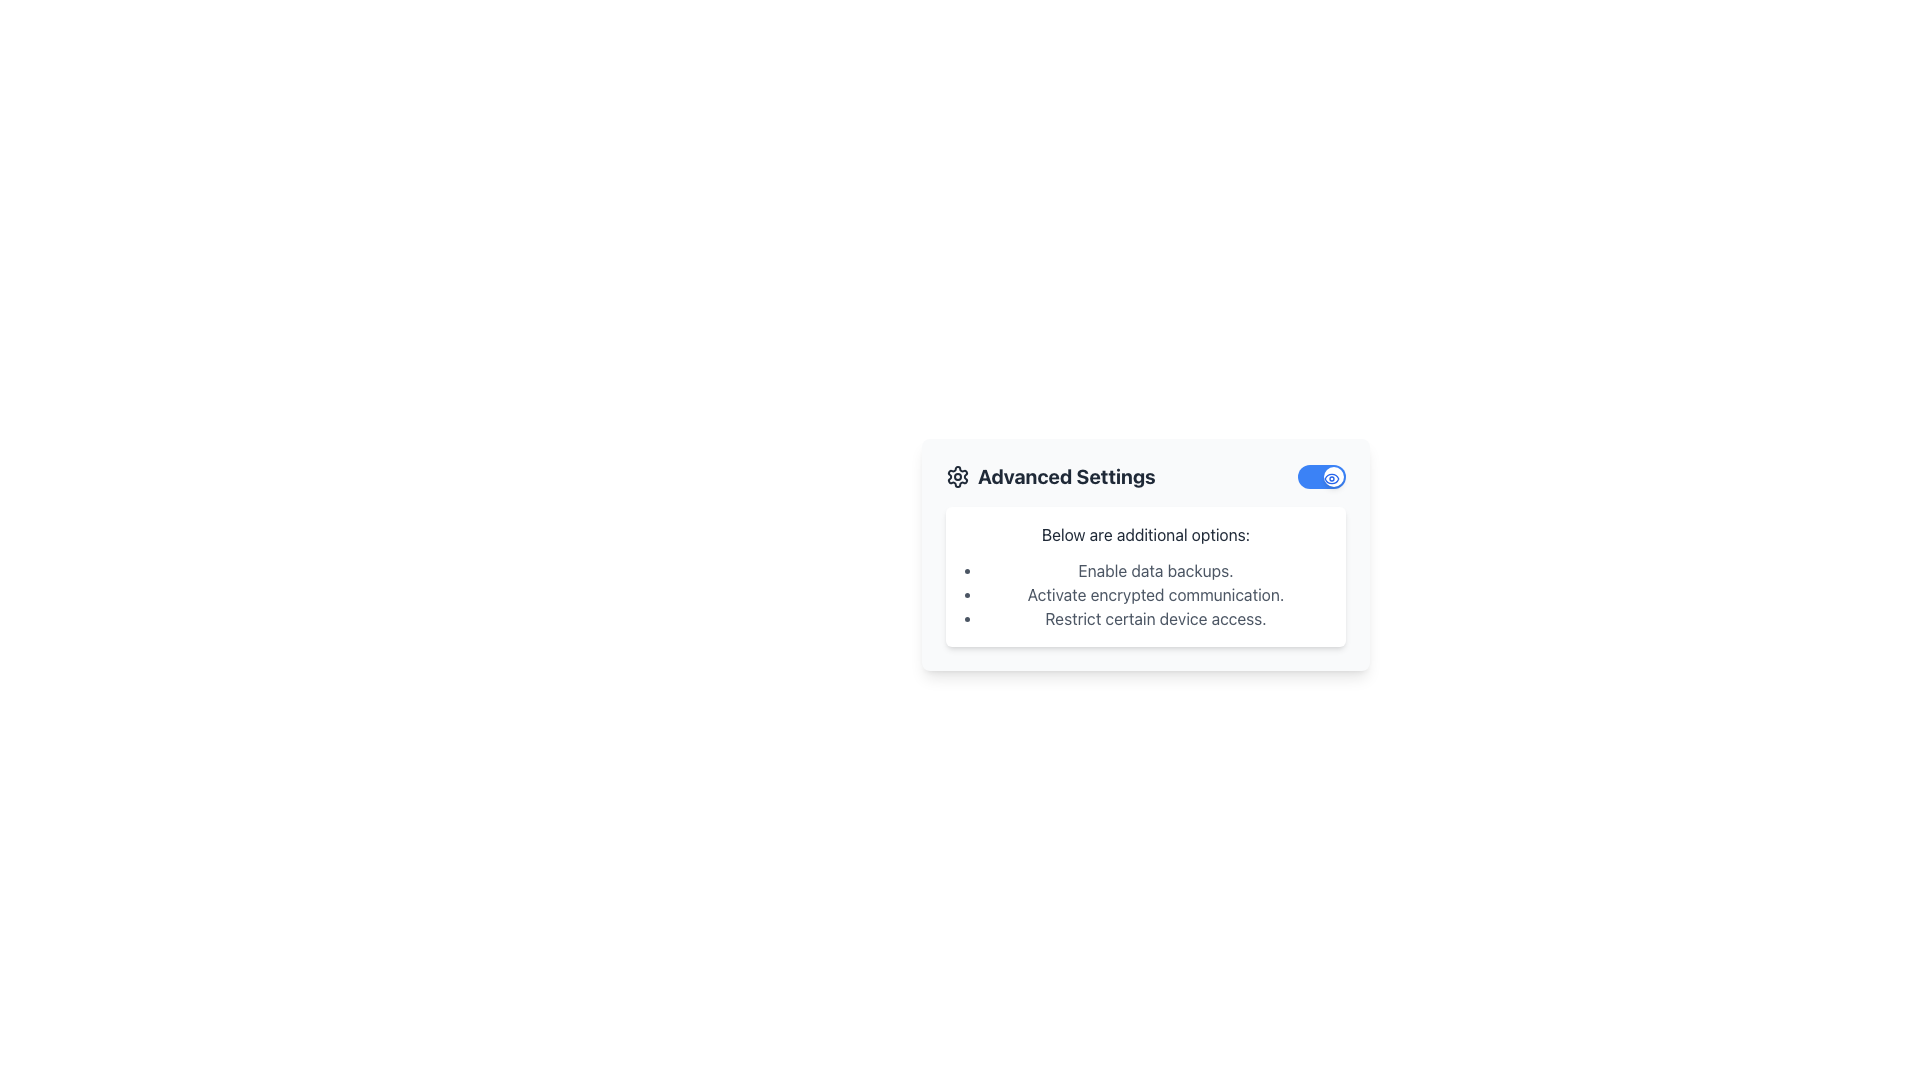 The image size is (1920, 1080). I want to click on the eye-related icon located at the top-right side of the 'Advanced Settings' toggle switch component, so click(1331, 478).